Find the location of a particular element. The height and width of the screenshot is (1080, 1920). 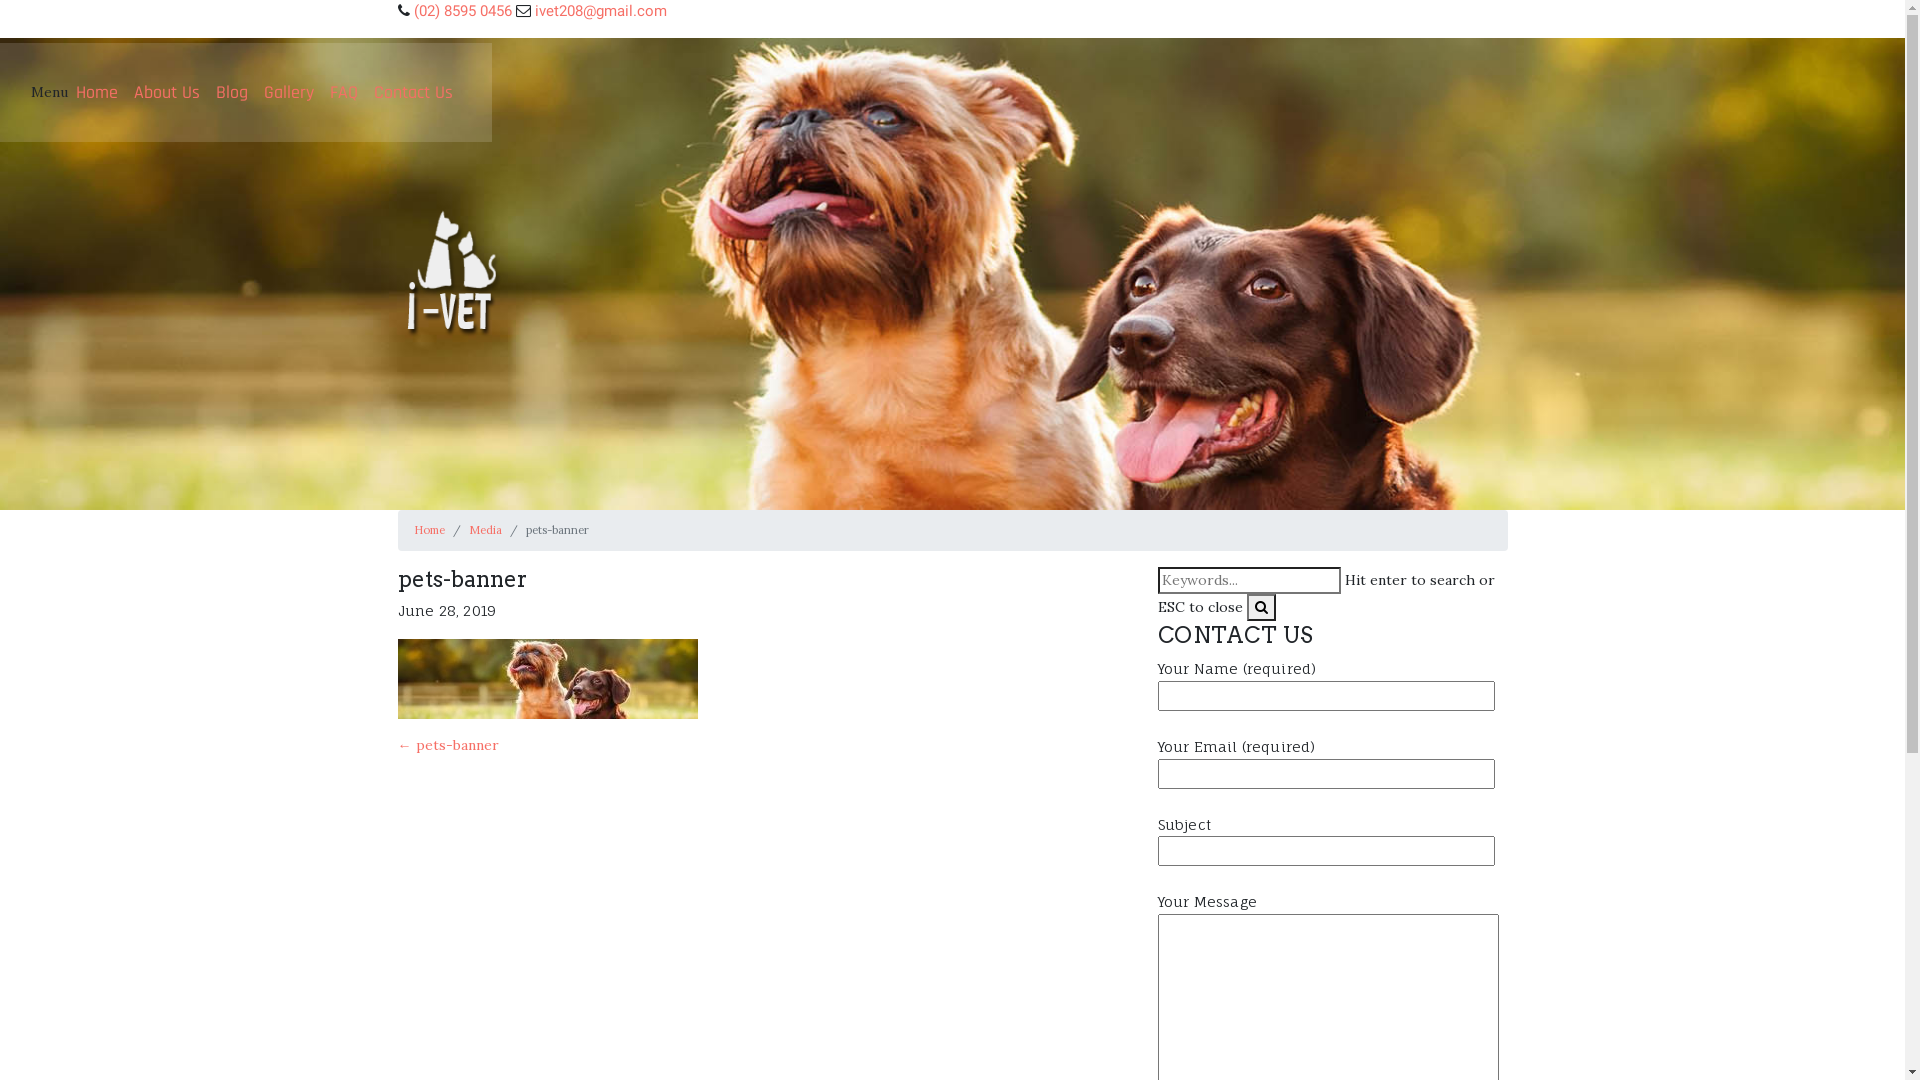

'About Us' is located at coordinates (167, 92).